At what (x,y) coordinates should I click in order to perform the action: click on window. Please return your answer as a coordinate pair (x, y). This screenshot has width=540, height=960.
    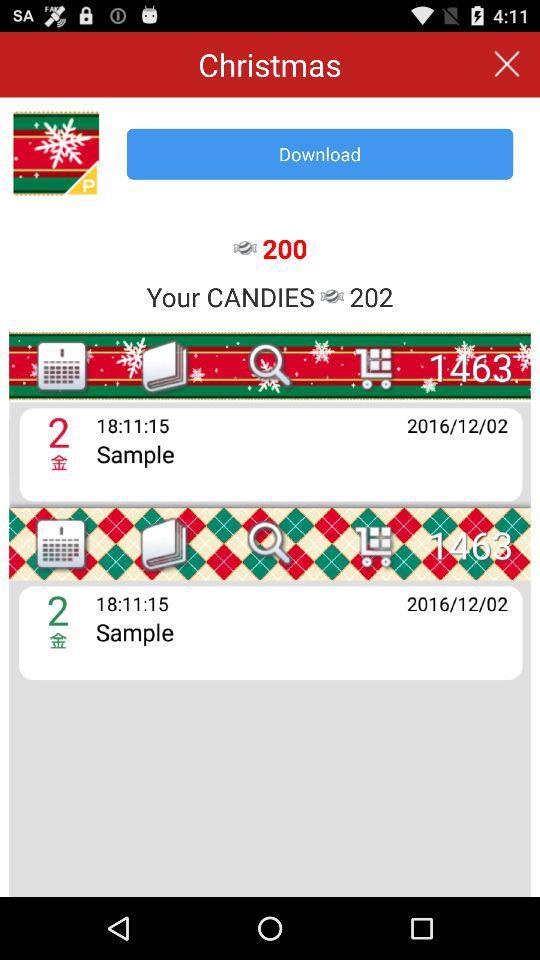
    Looking at the image, I should click on (507, 64).